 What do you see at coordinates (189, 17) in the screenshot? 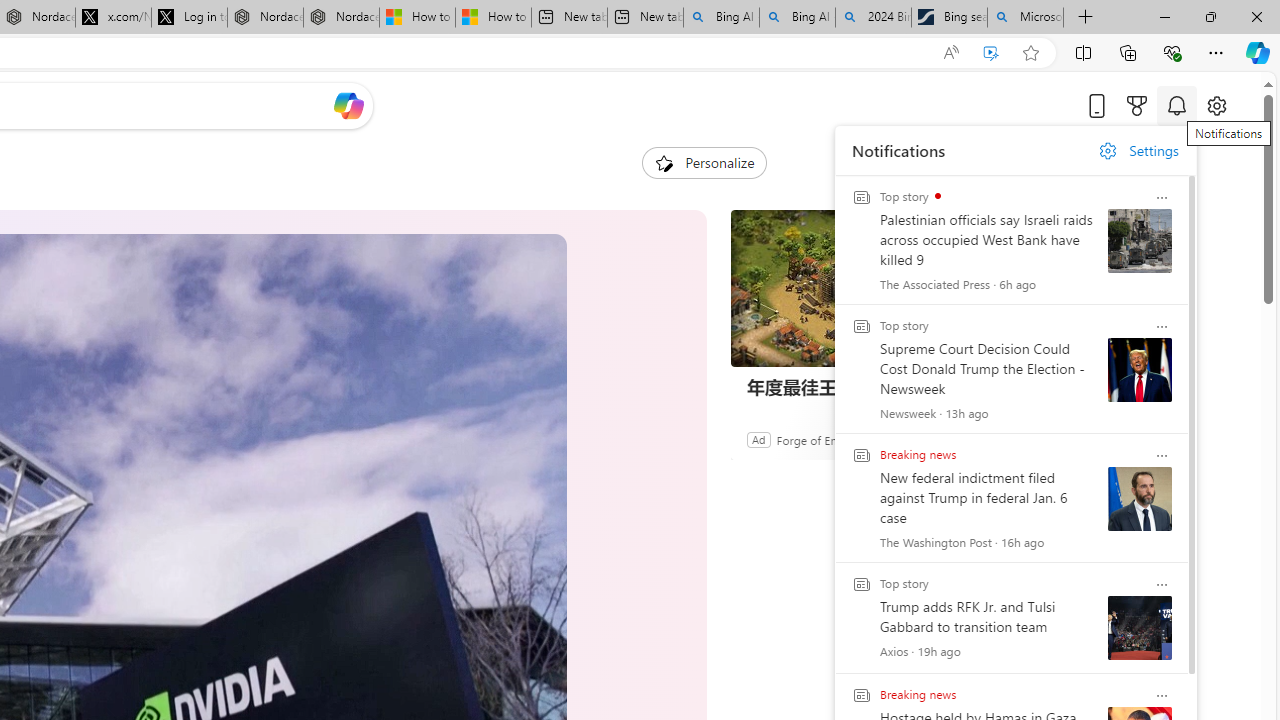
I see `'Log in to X / X'` at bounding box center [189, 17].